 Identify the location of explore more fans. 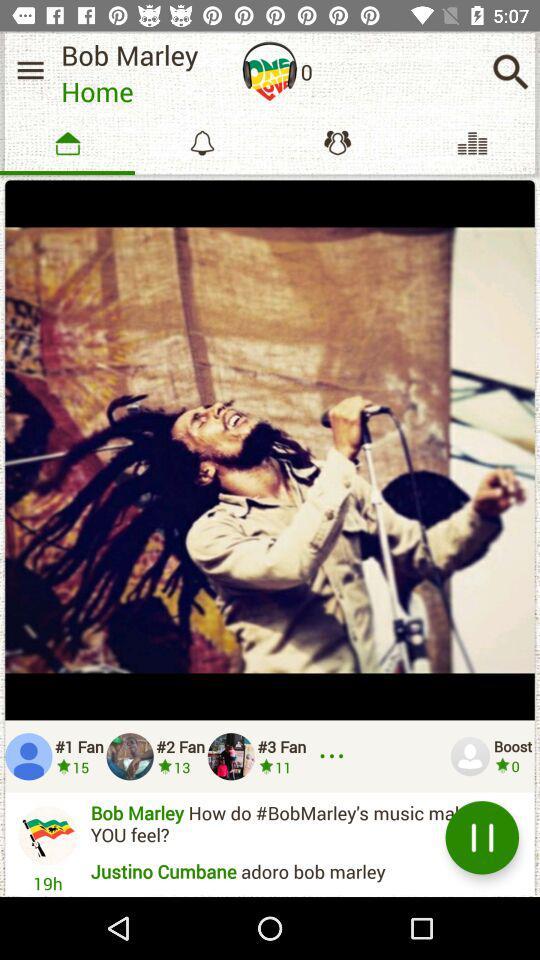
(335, 755).